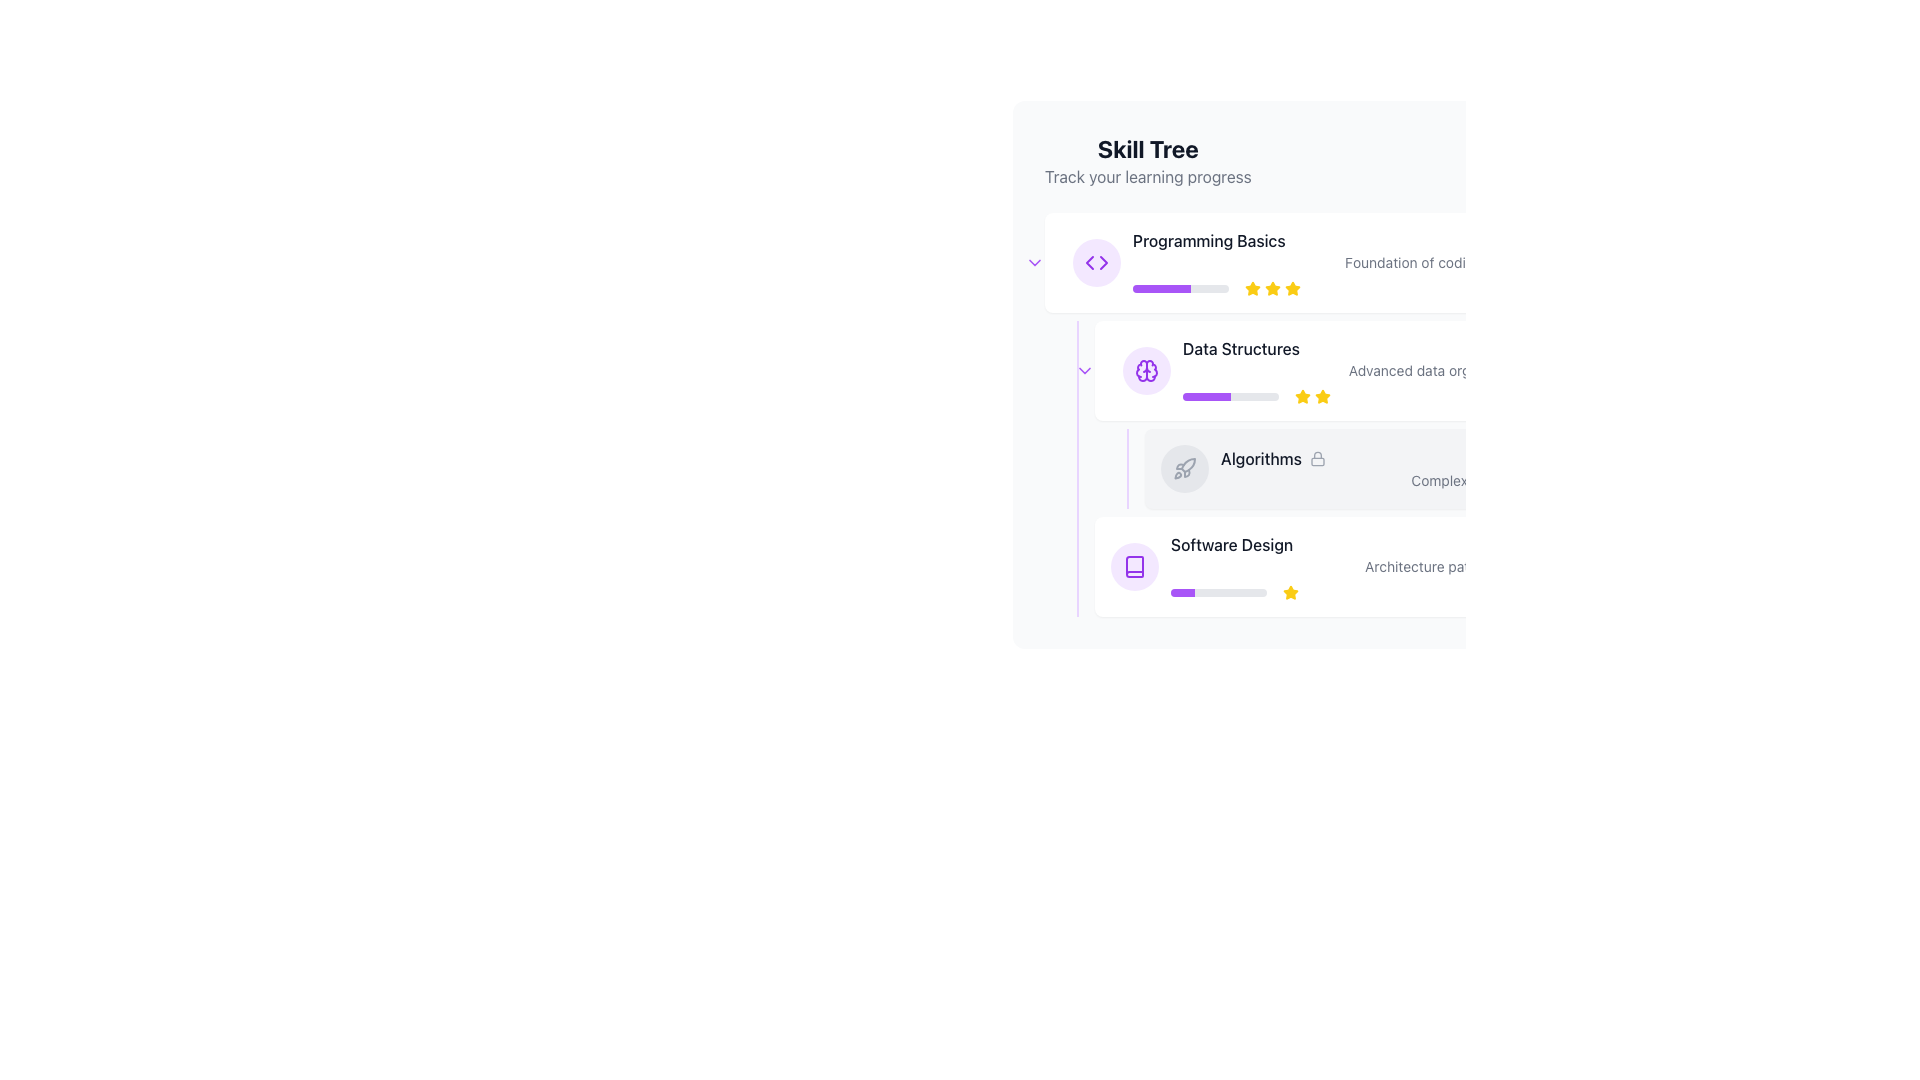 This screenshot has height=1080, width=1920. I want to click on the text label displaying 'Advanced data organization' which is positioned within the 'Data Structures' section of the Skill Tree interface, aligned to the right and below the title, so click(1437, 370).